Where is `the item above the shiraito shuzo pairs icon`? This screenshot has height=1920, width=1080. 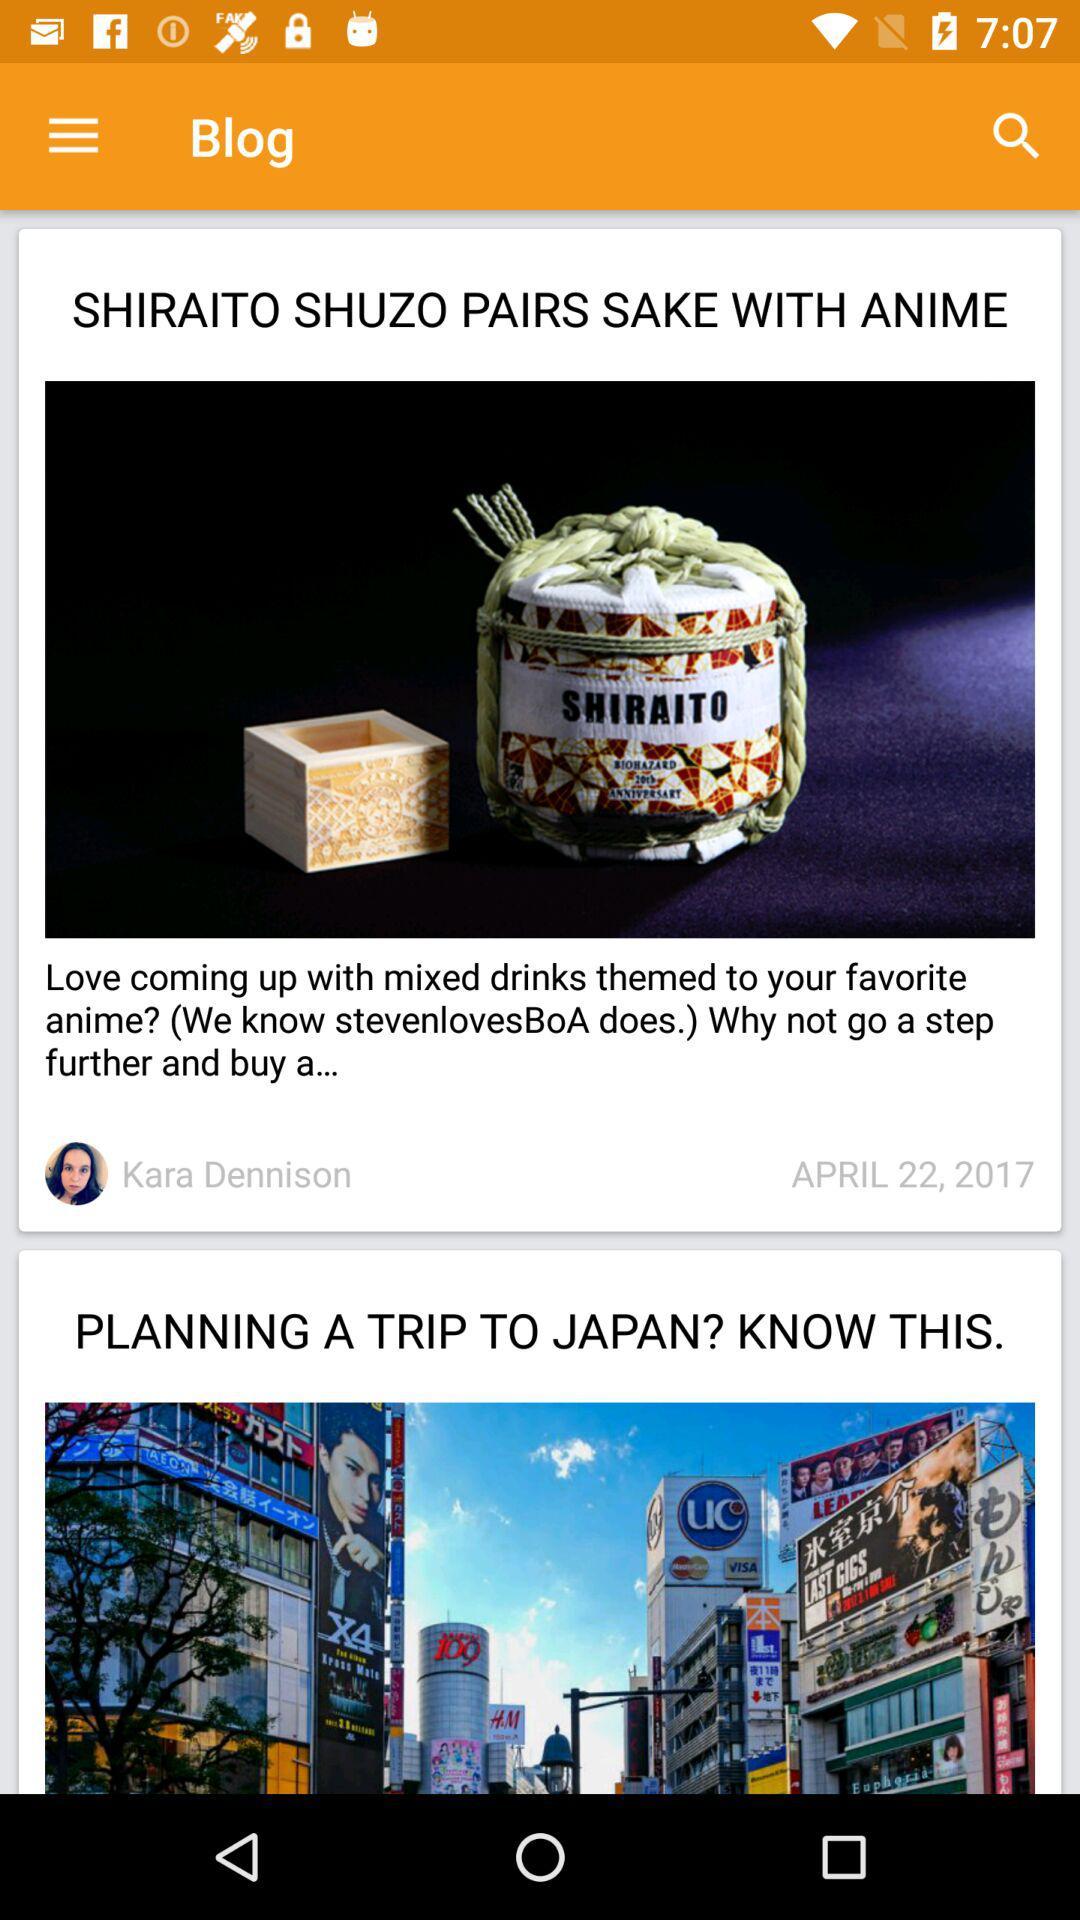 the item above the shiraito shuzo pairs icon is located at coordinates (1017, 135).